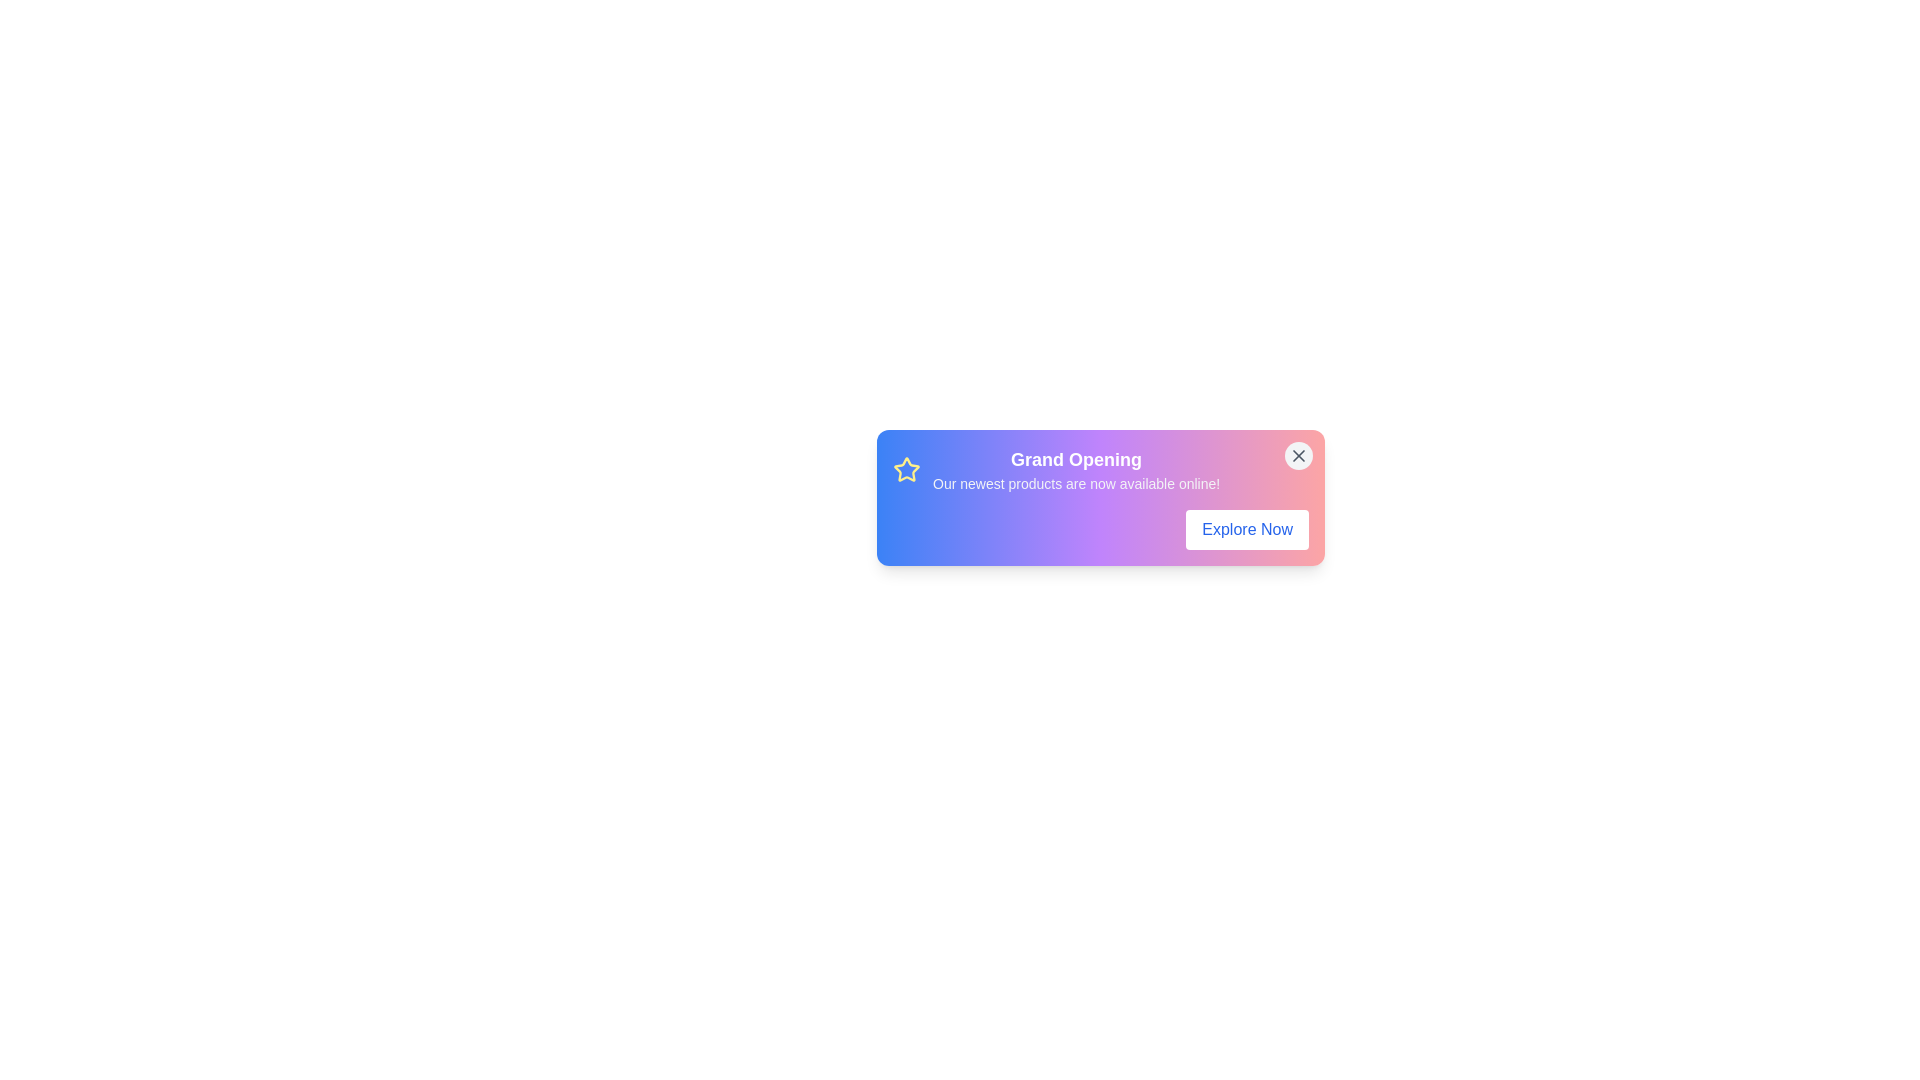 This screenshot has width=1920, height=1080. I want to click on the small square close button icon with an 'X' on a rounded grayish background located in the top-right corner of the notification card, so click(1299, 455).